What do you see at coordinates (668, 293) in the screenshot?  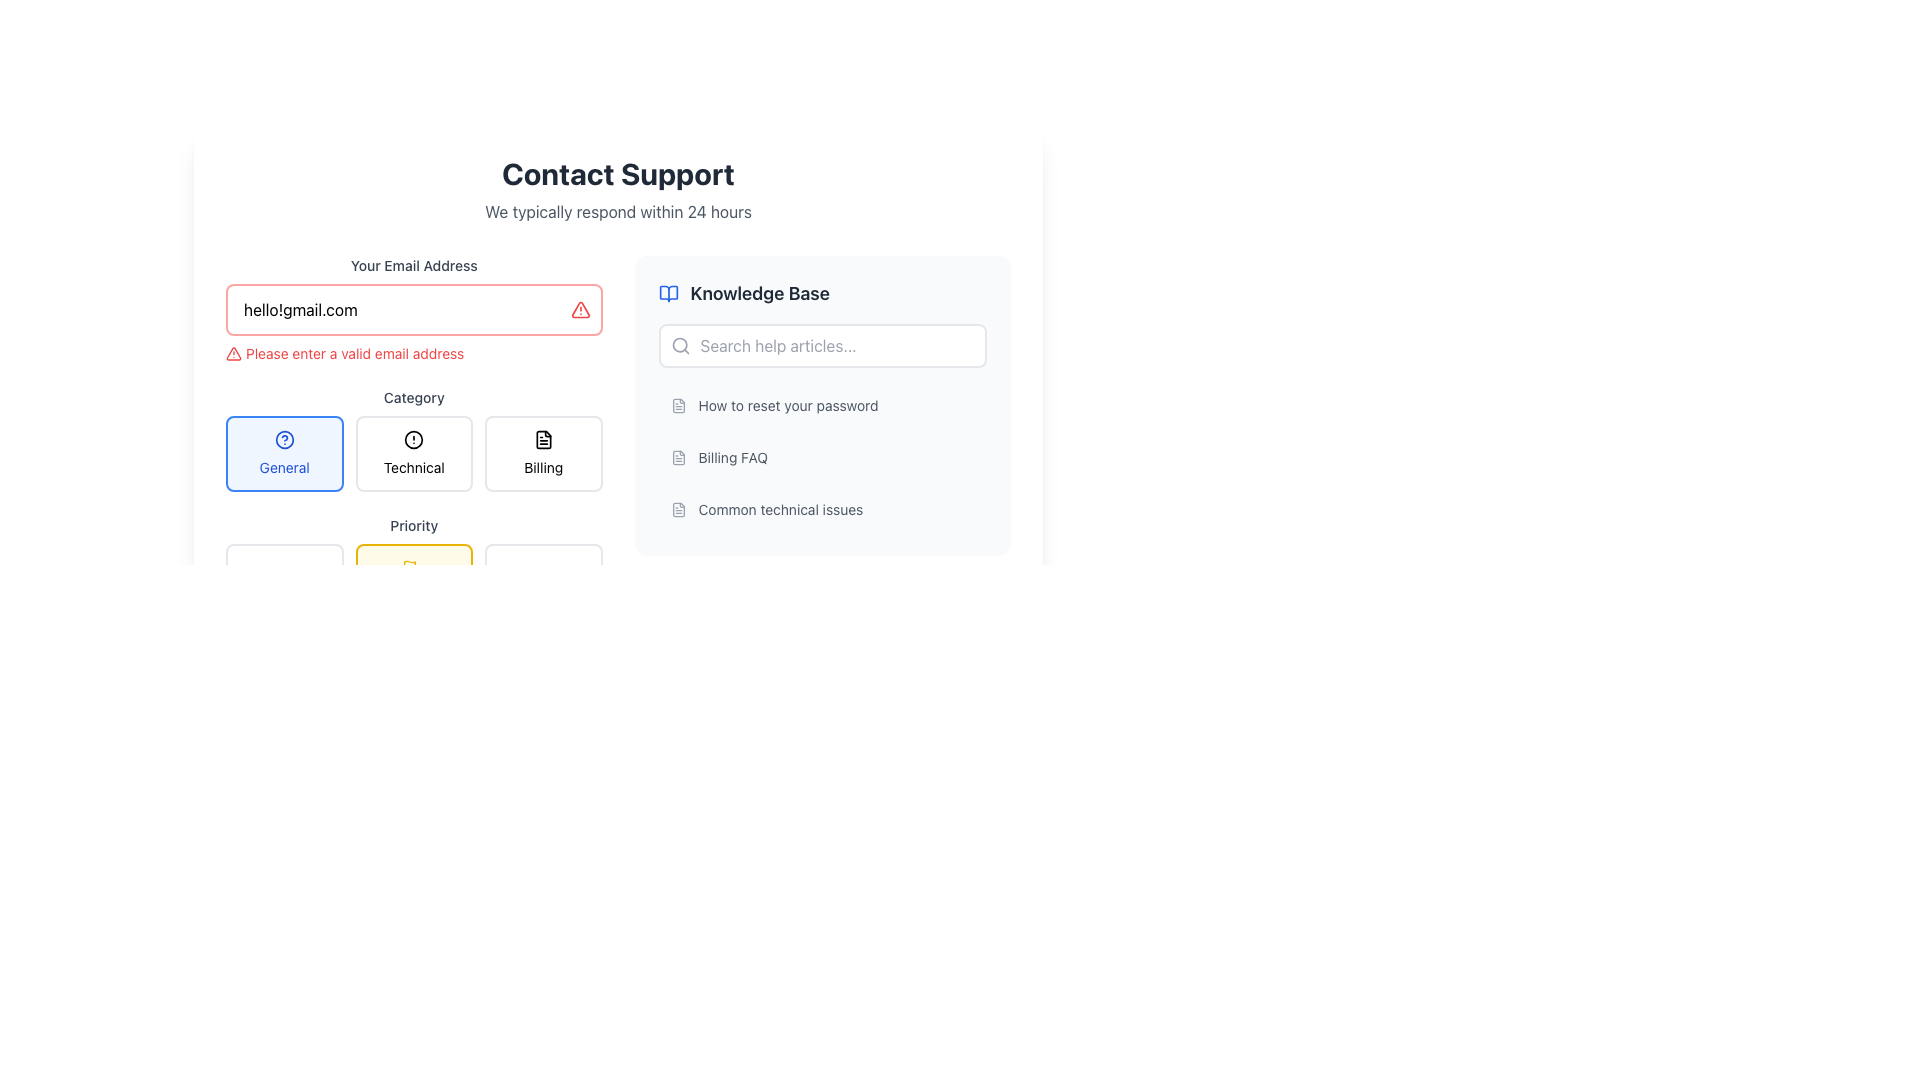 I see `the open book icon located in the 'Knowledge Base' section, which is styled in blue and positioned to the left of the 'Knowledge Base' heading` at bounding box center [668, 293].